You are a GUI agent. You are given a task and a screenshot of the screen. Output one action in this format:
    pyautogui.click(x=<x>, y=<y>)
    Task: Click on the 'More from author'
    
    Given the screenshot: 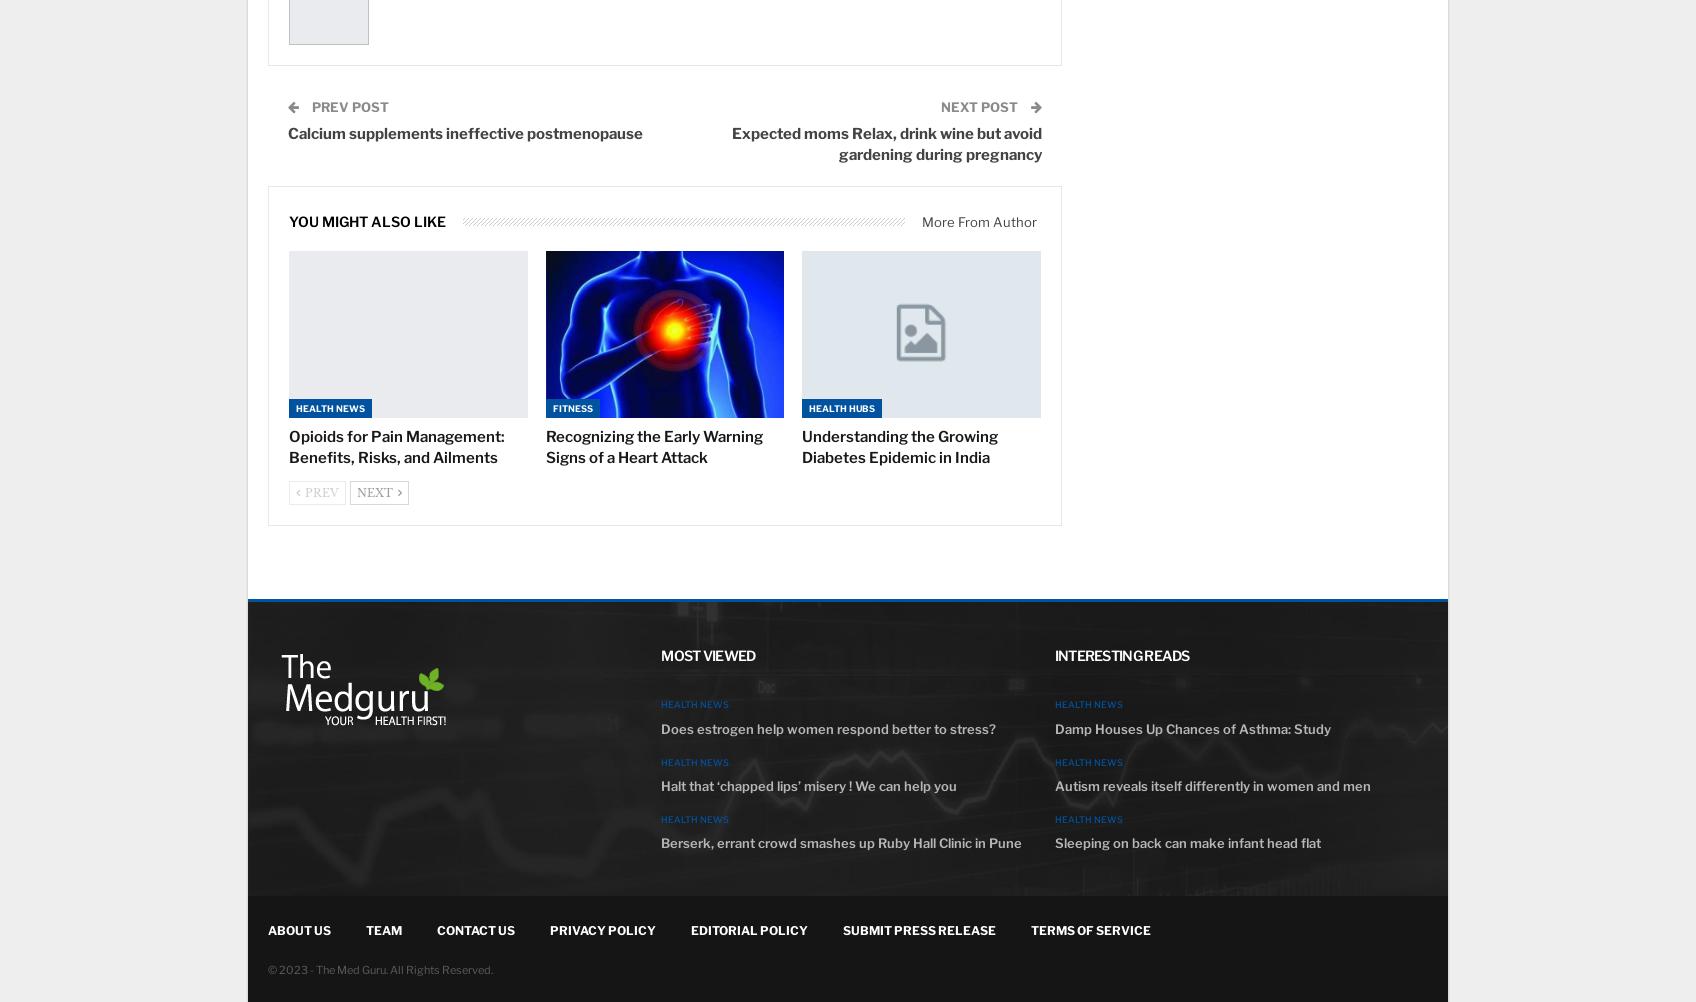 What is the action you would take?
    pyautogui.click(x=920, y=222)
    